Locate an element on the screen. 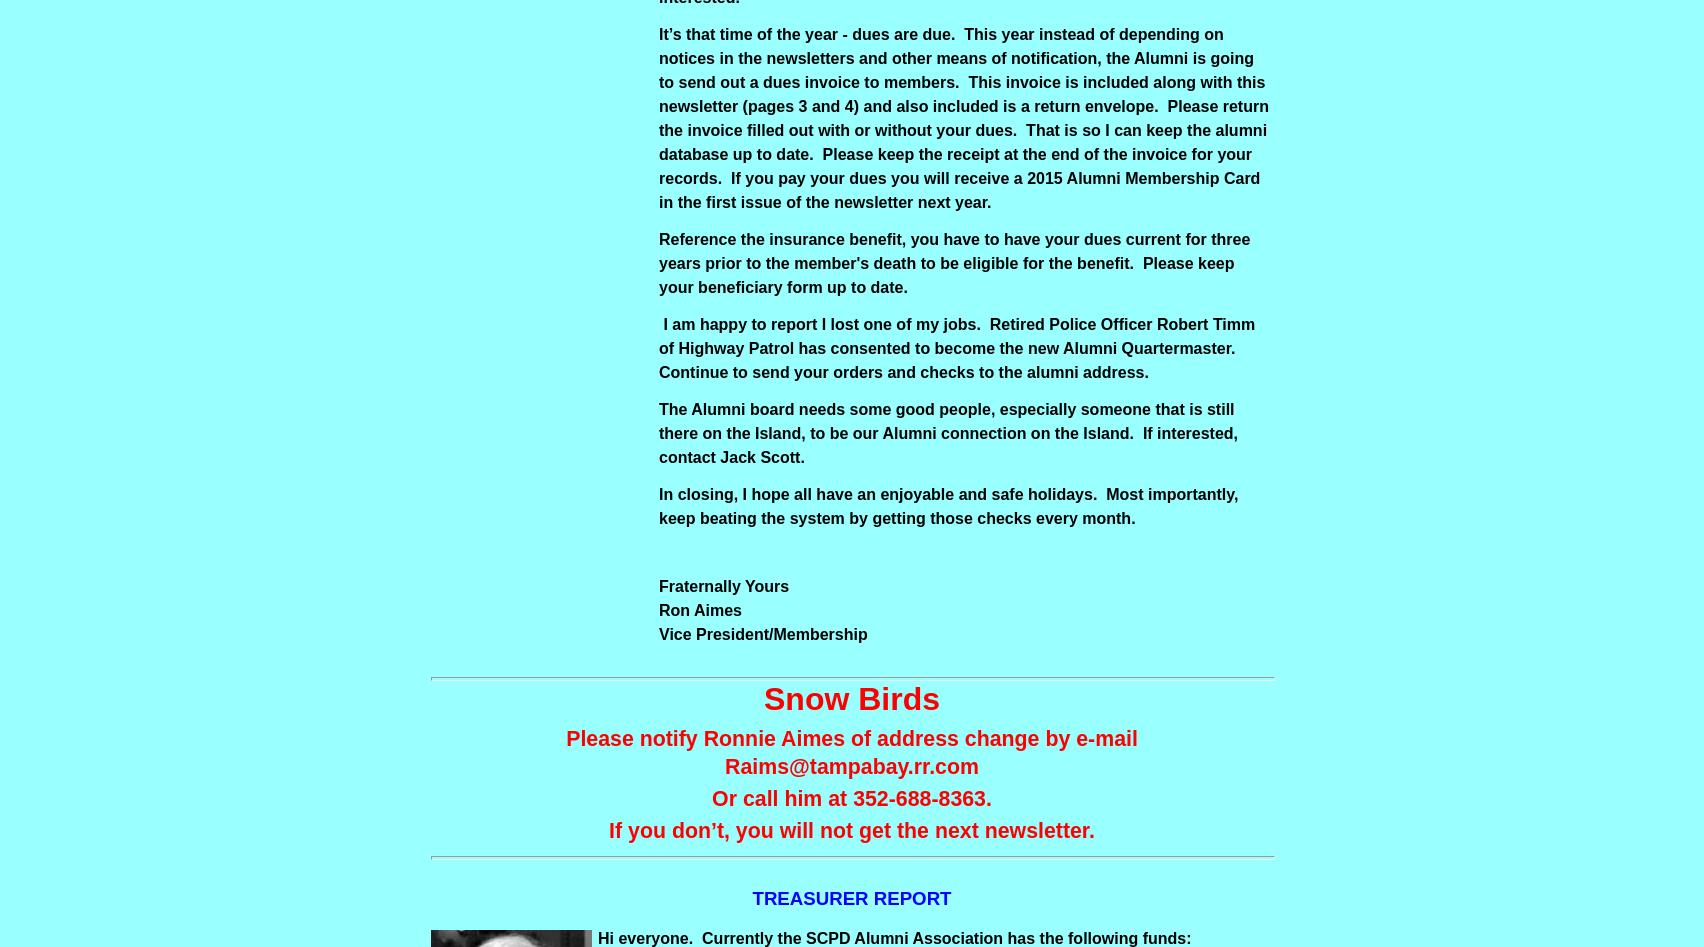 Image resolution: width=1704 pixels, height=947 pixels. 'I
am happy to report I lost one of my jobs.  Retired Police Officer
Robert Timm of Highway Patrol has consented to become the new Alumni
Quartermaster.  Continue to send your orders and checks to the
alumni' is located at coordinates (956, 347).